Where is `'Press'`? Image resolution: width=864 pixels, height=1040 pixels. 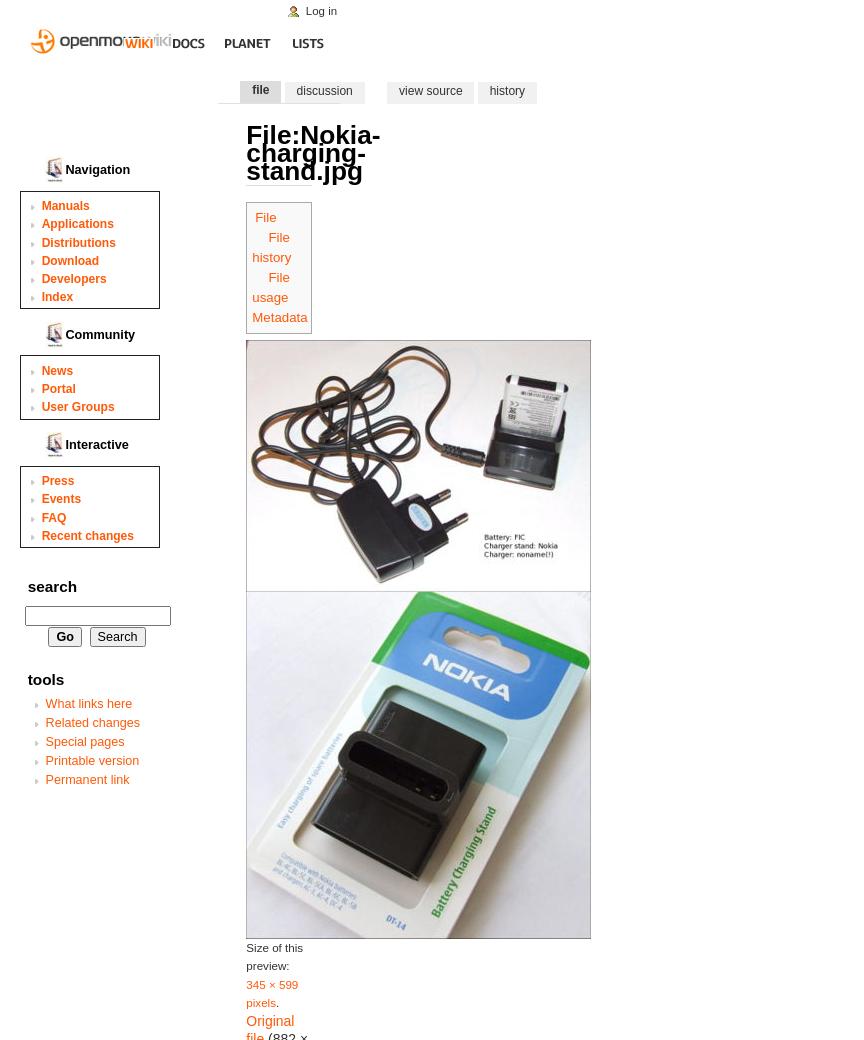 'Press' is located at coordinates (57, 481).